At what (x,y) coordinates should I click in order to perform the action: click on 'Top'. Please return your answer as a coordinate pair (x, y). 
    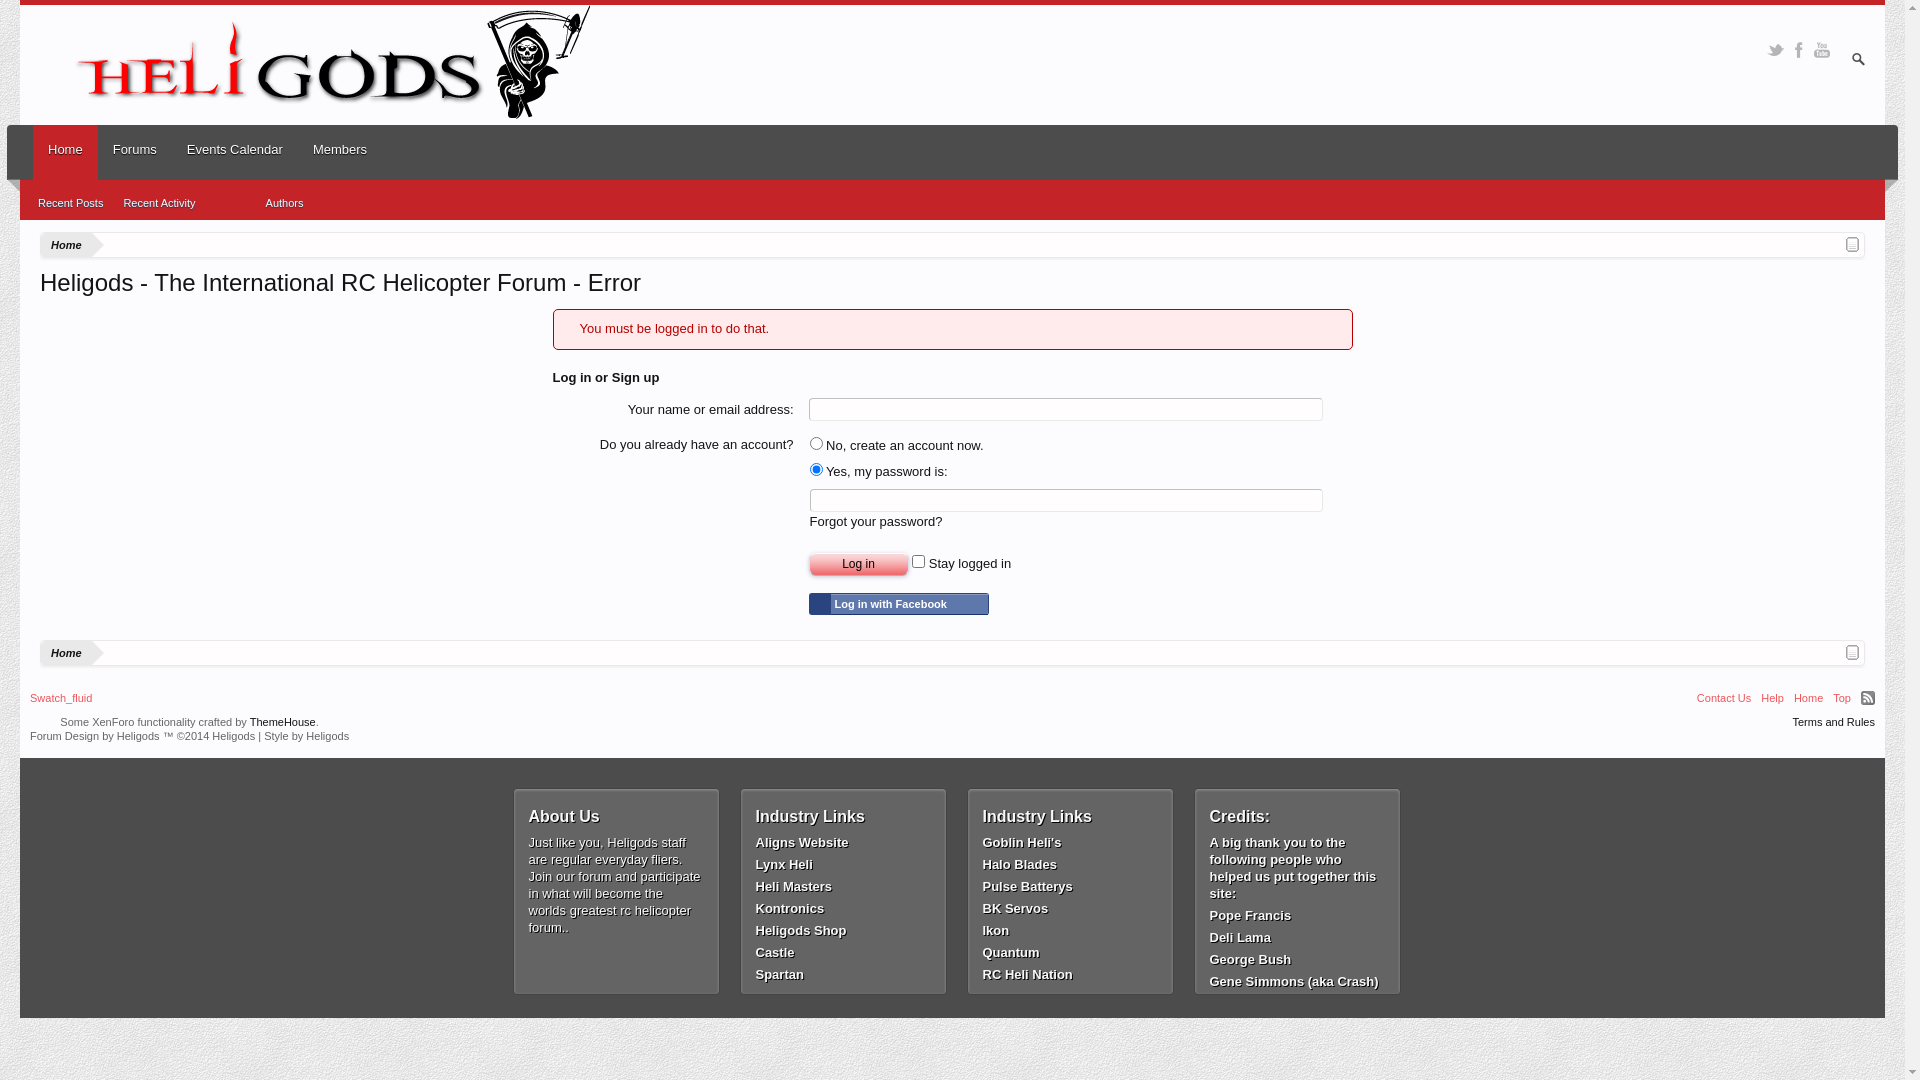
    Looking at the image, I should click on (1841, 697).